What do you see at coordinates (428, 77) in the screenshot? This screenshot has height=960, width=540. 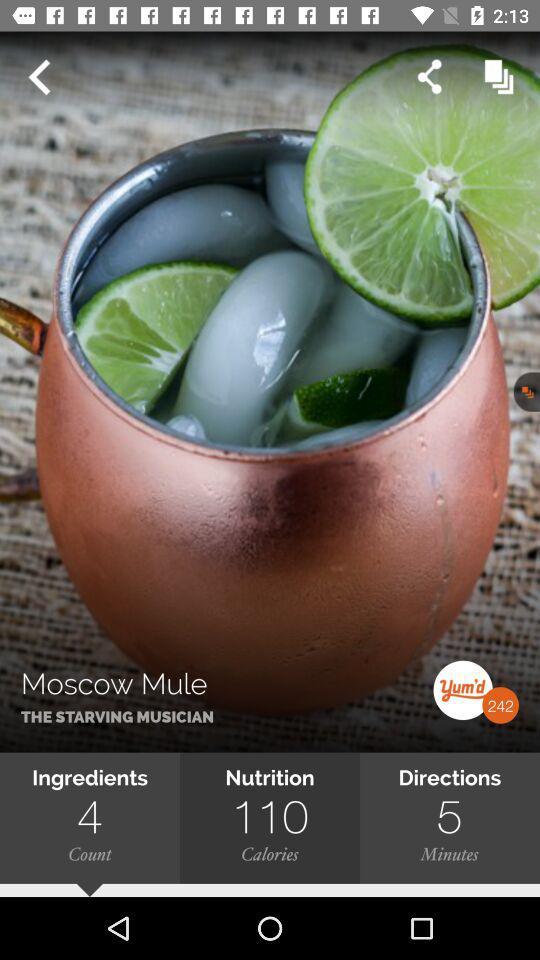 I see `share feature` at bounding box center [428, 77].